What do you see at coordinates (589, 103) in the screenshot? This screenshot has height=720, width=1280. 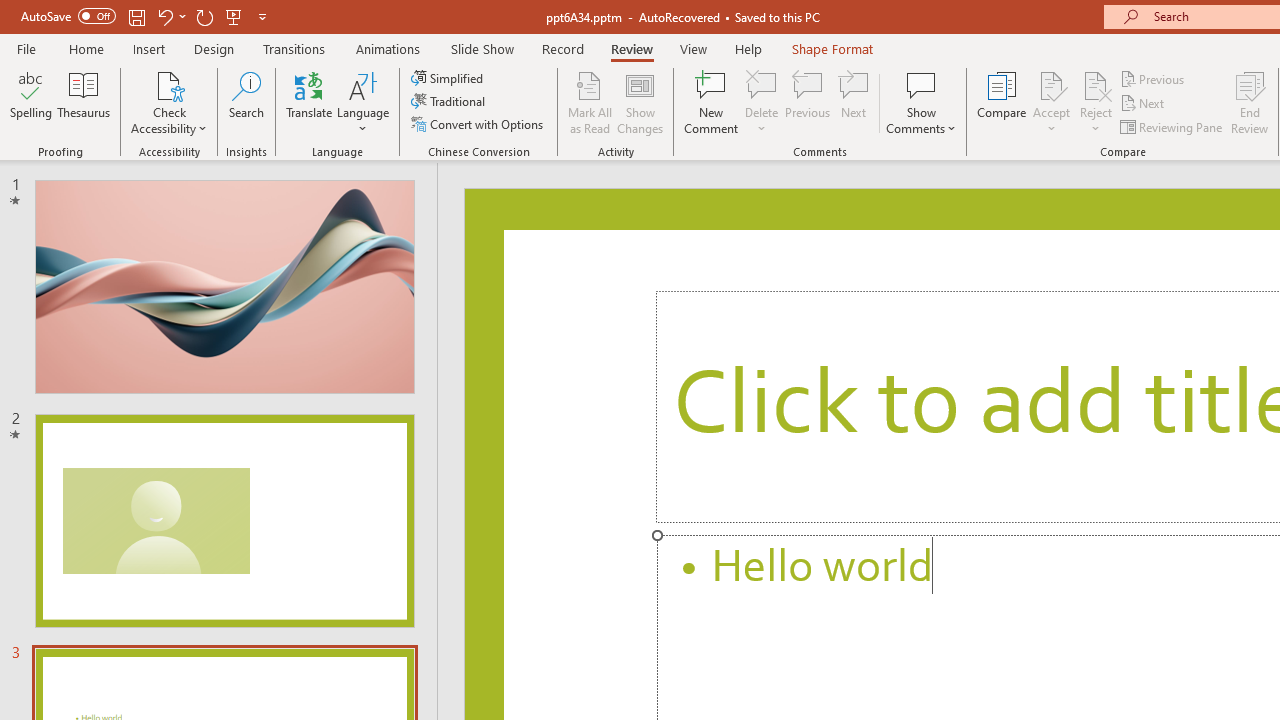 I see `'Mark All as Read'` at bounding box center [589, 103].